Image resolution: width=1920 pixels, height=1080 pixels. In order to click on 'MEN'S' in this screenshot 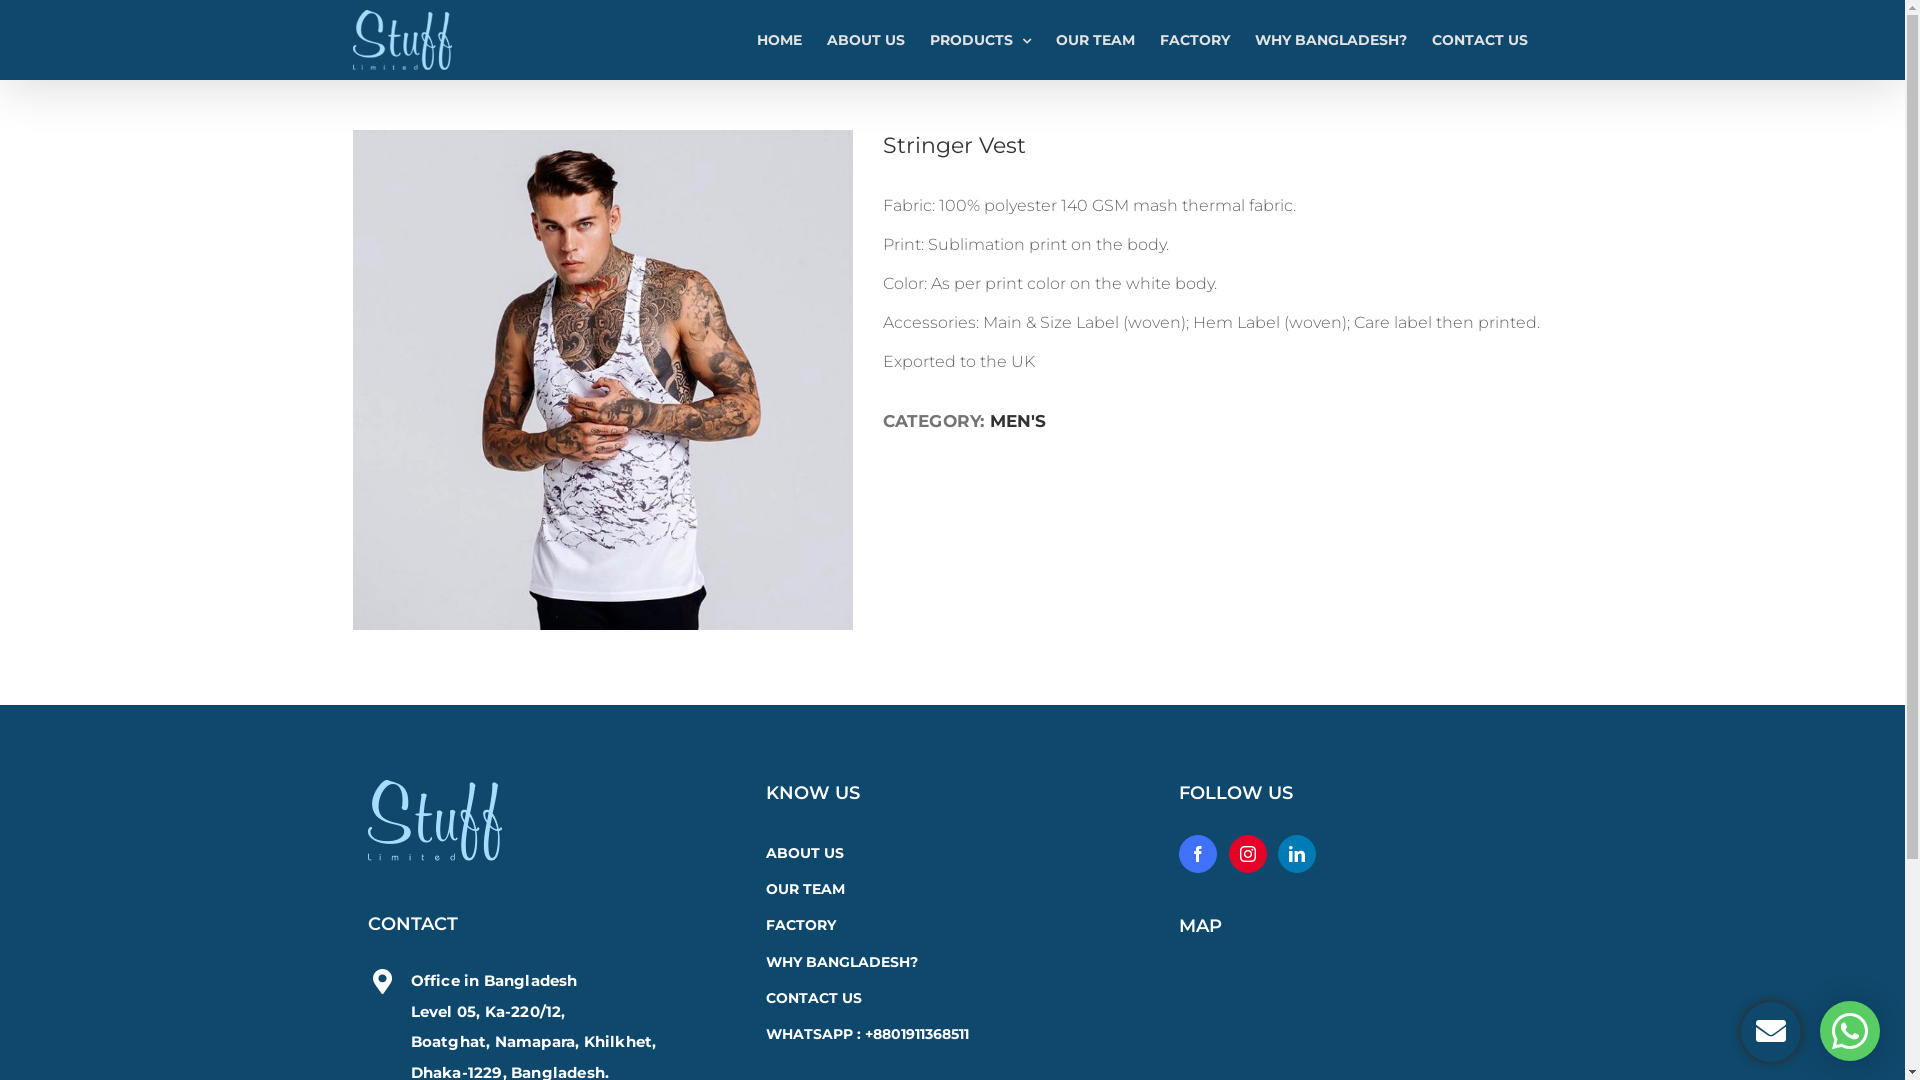, I will do `click(1018, 419)`.